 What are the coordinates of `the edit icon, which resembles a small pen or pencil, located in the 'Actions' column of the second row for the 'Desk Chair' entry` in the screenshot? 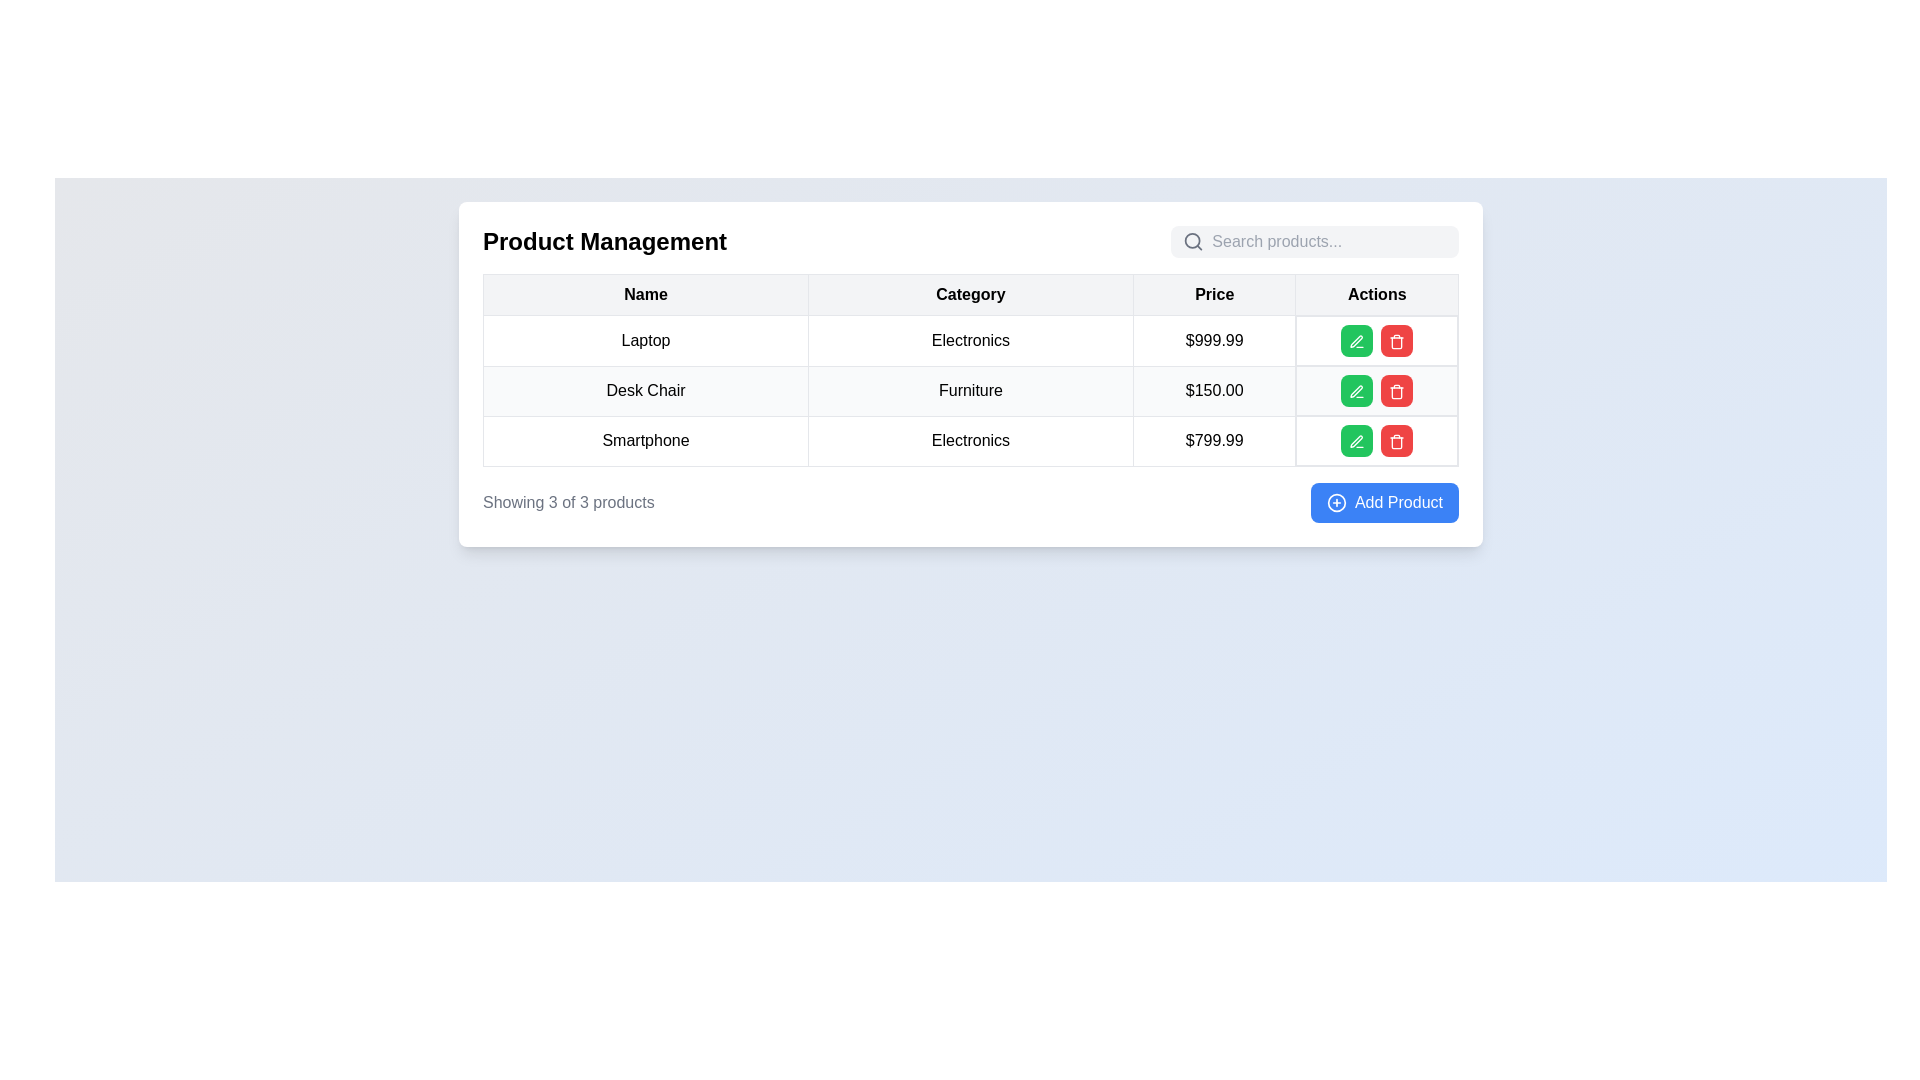 It's located at (1356, 340).